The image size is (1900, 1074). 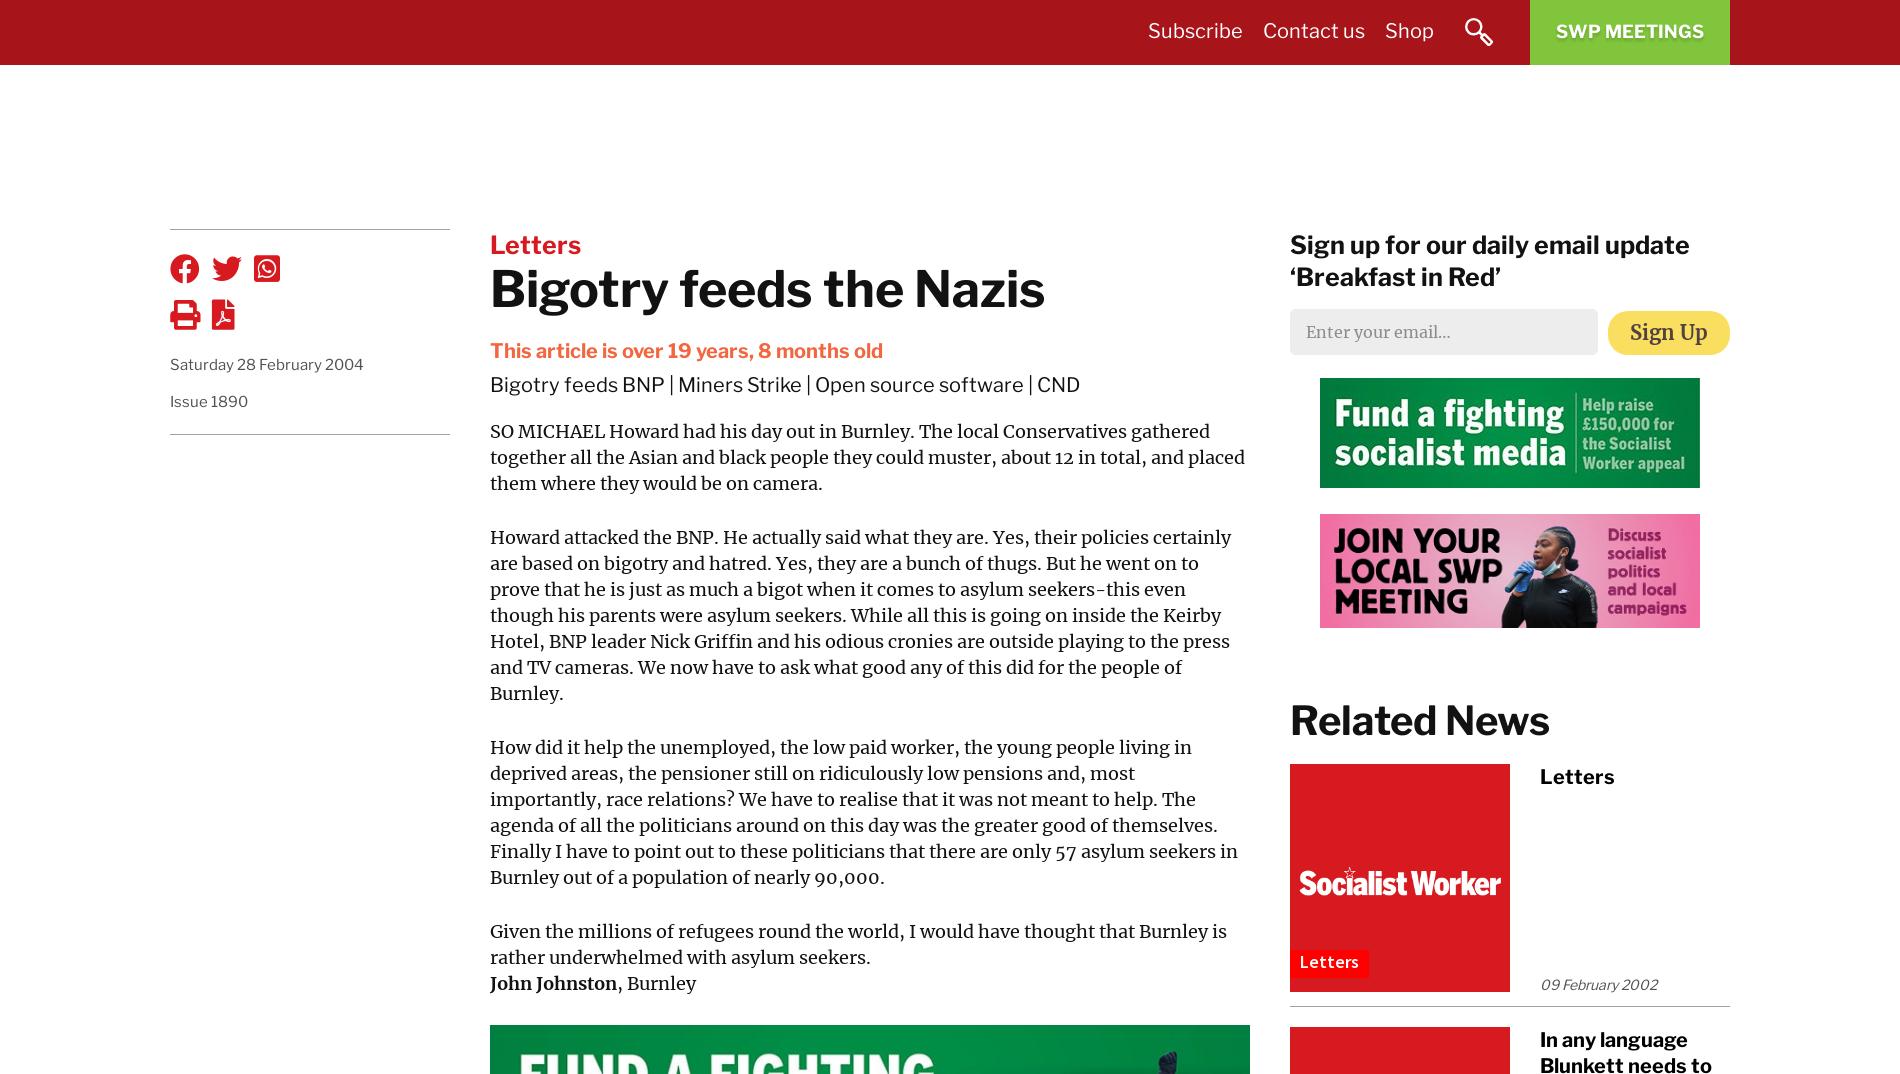 I want to click on 'Education for Socialists', so click(x=1230, y=261).